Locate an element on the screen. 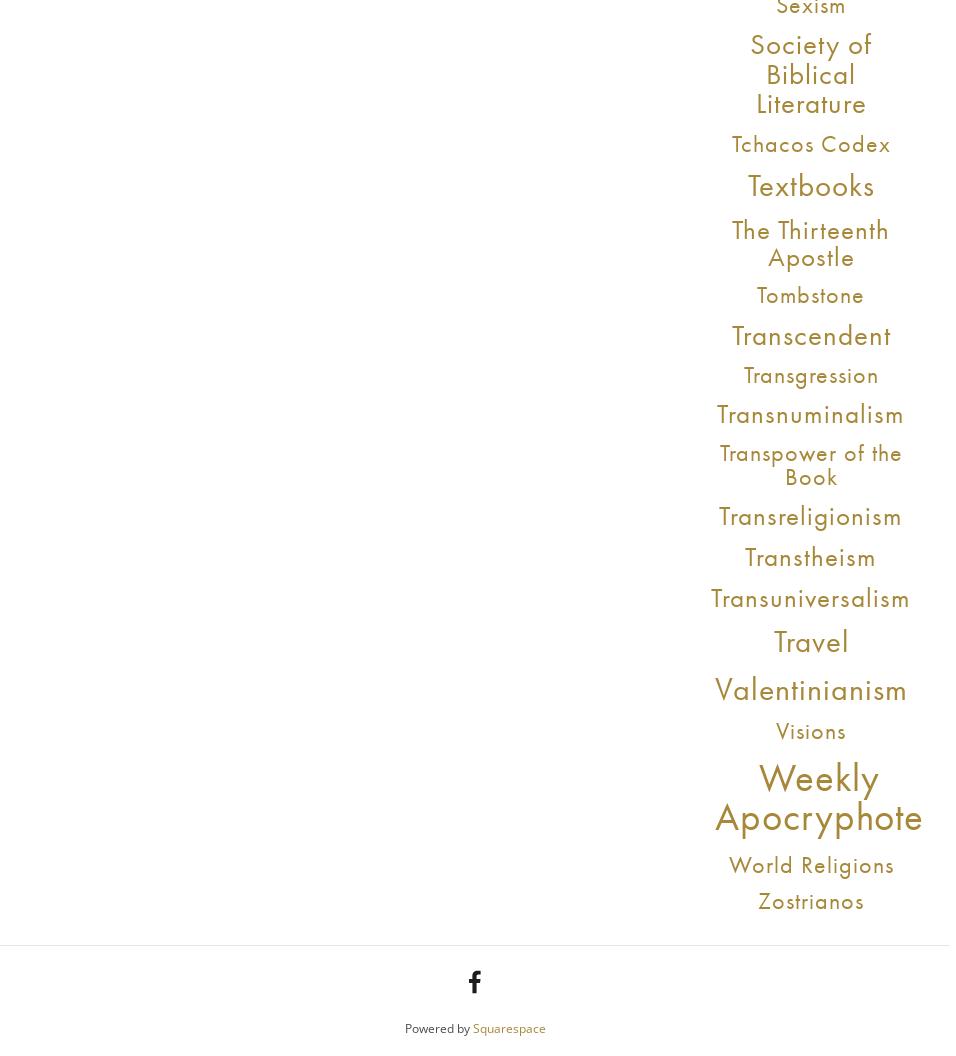 The width and height of the screenshot is (956, 1056). 'Tombstone' is located at coordinates (755, 294).